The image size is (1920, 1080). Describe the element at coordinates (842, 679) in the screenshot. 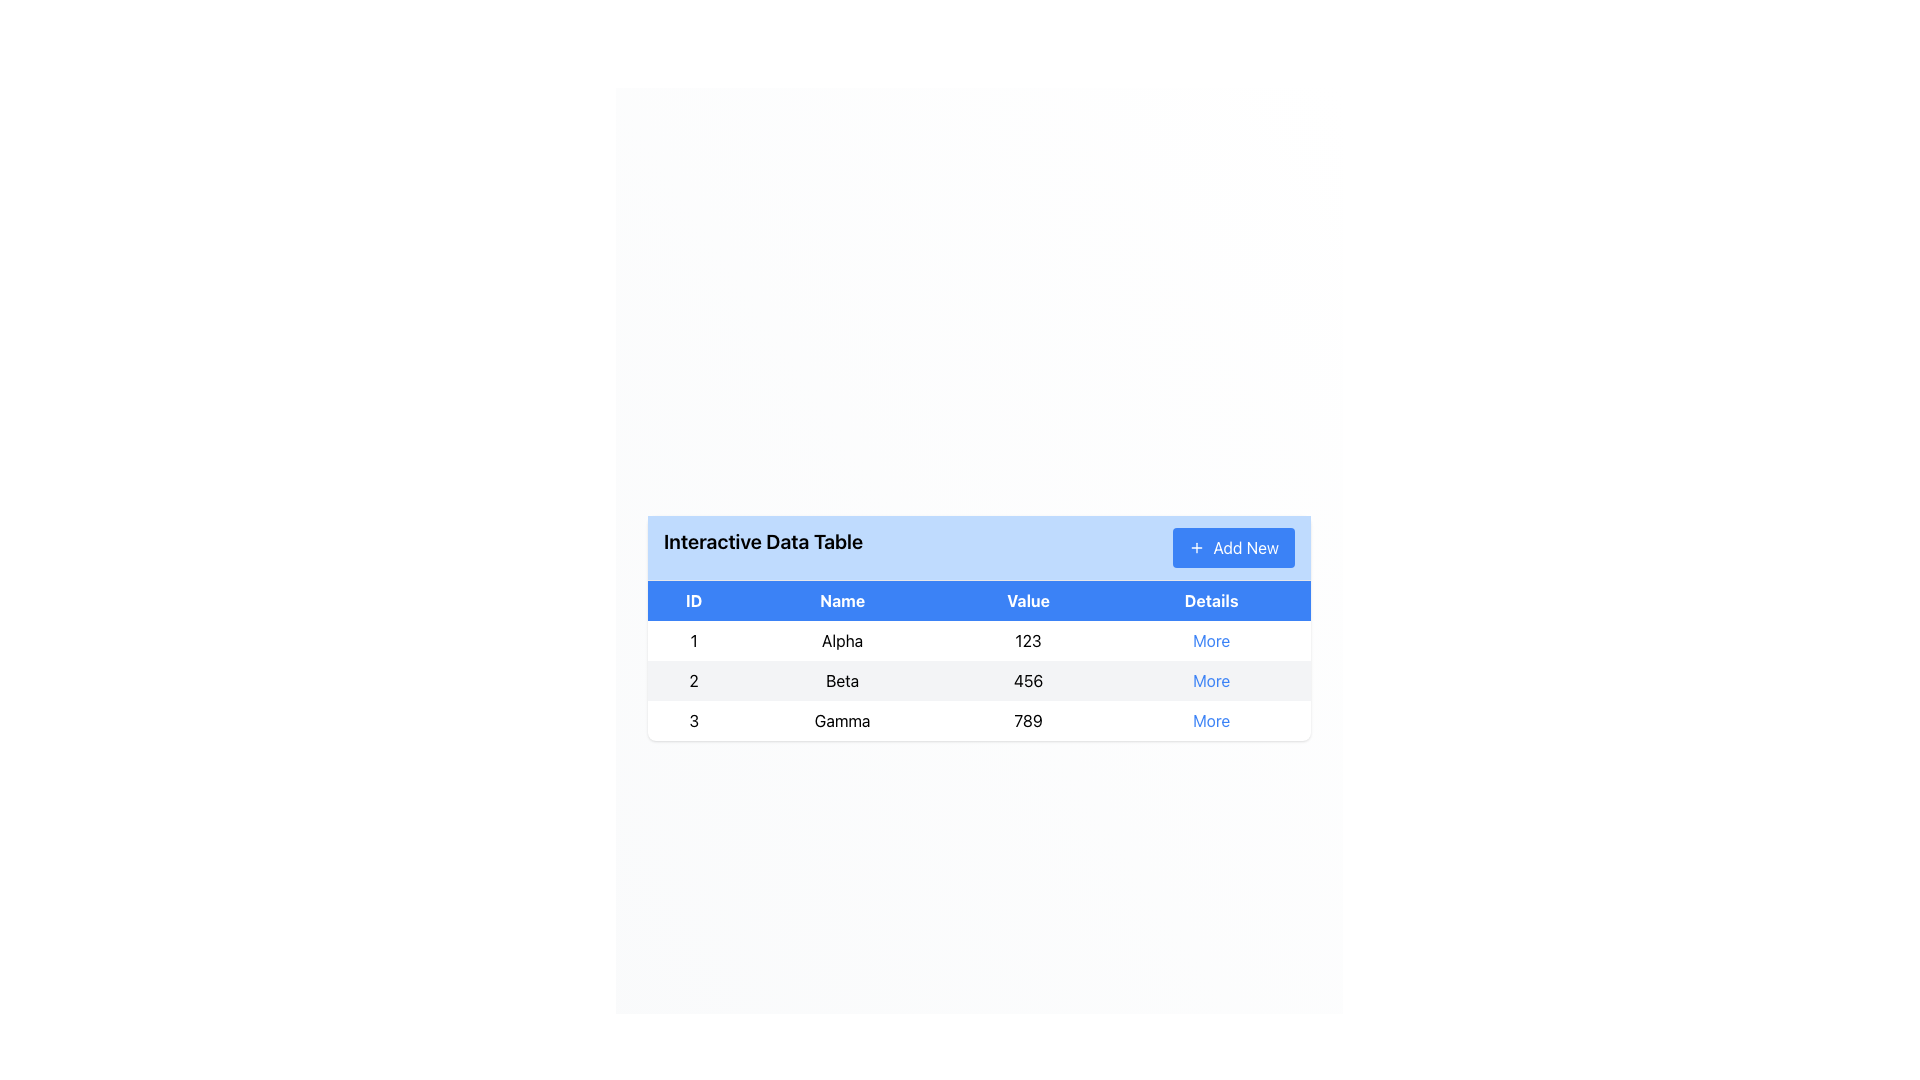

I see `the 'Name' text label located in the second row of the data table, positioned between the values '2' and '456'` at that location.